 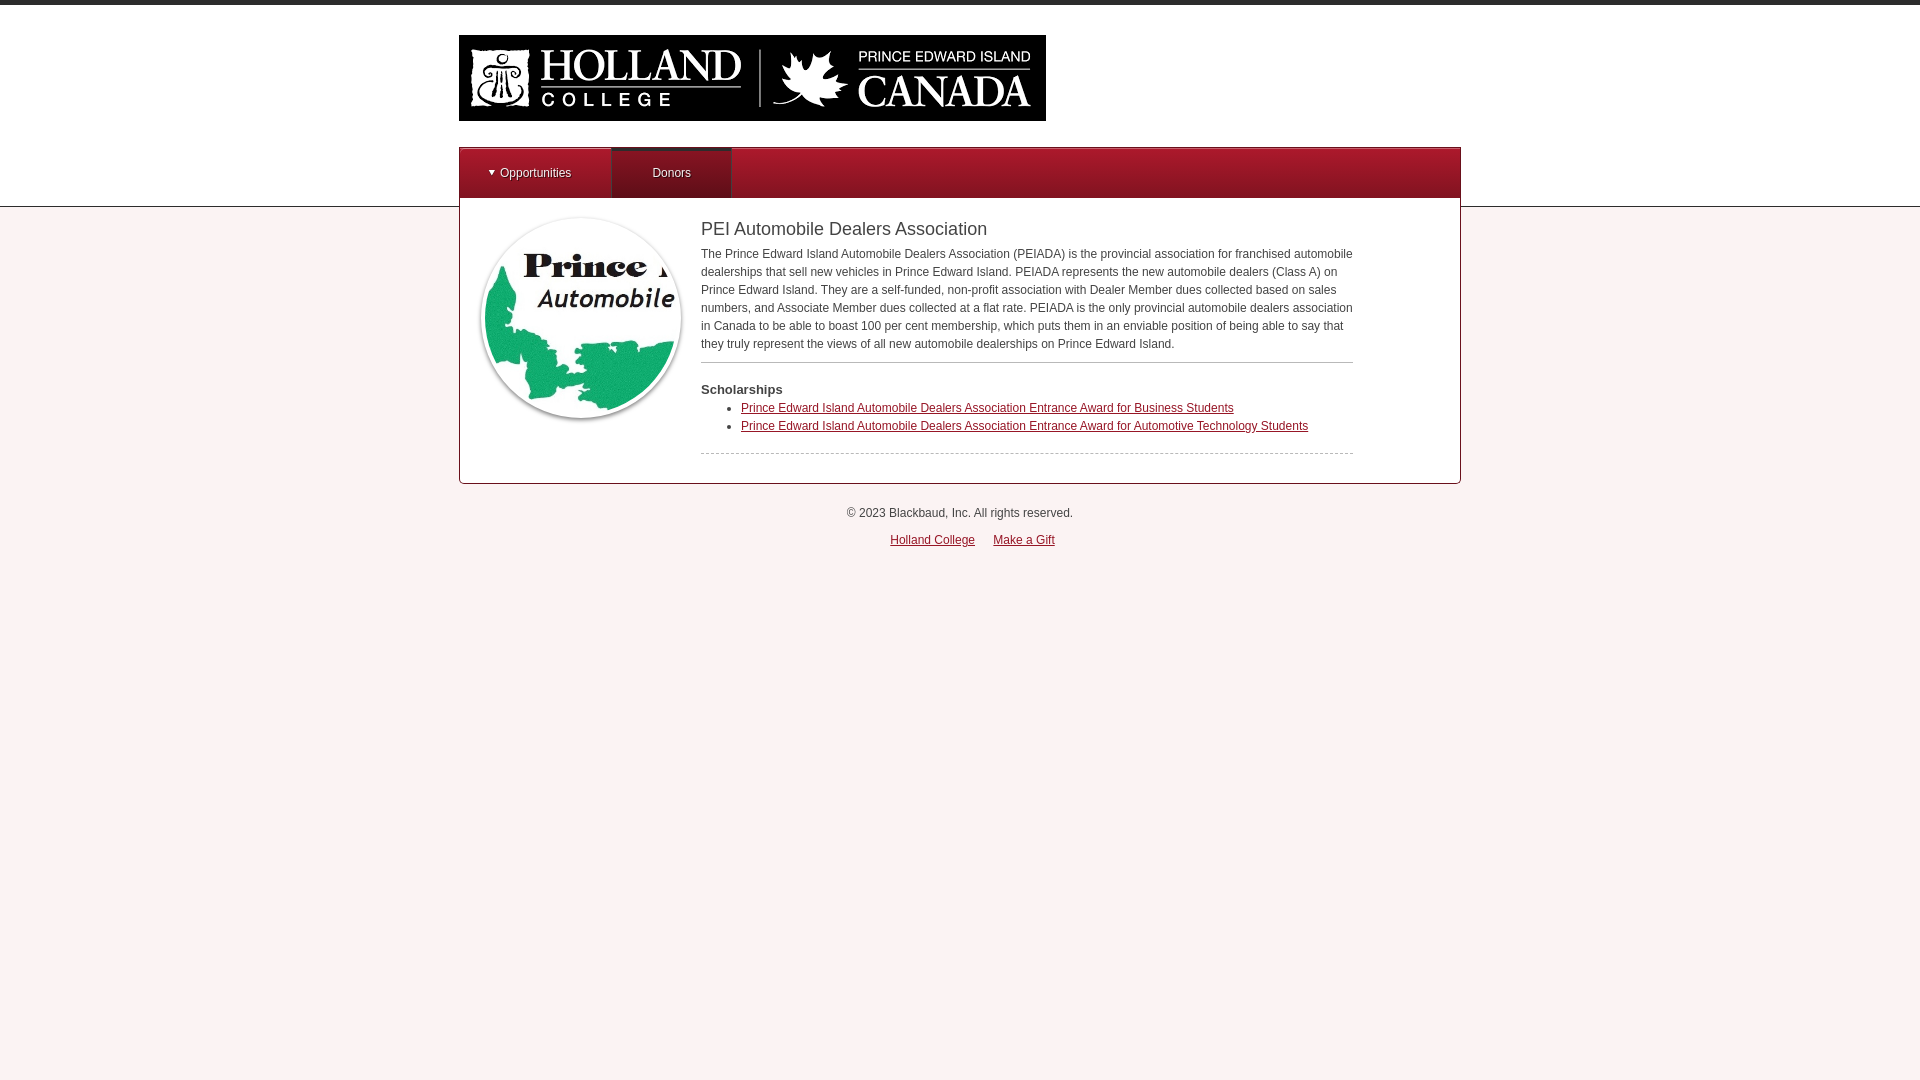 What do you see at coordinates (888, 540) in the screenshot?
I see `'Holland College'` at bounding box center [888, 540].